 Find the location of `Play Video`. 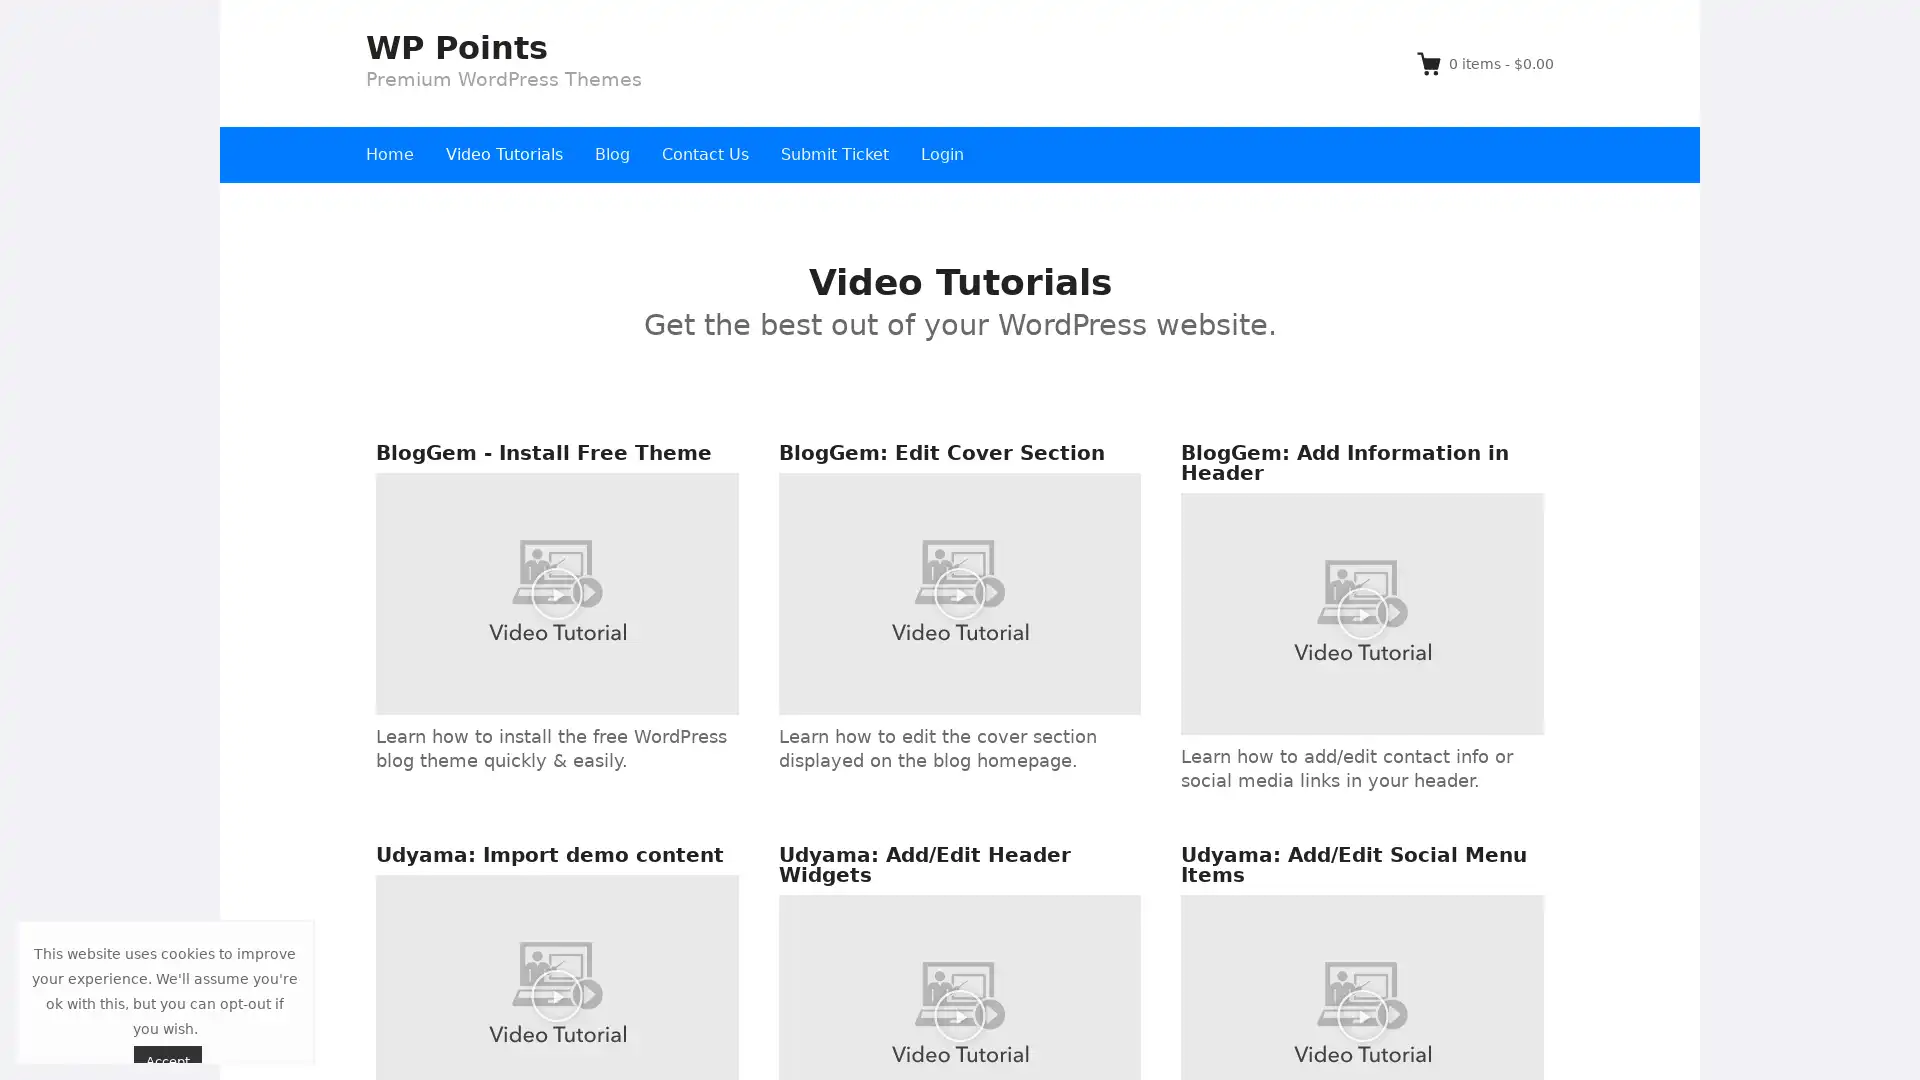

Play Video is located at coordinates (556, 592).